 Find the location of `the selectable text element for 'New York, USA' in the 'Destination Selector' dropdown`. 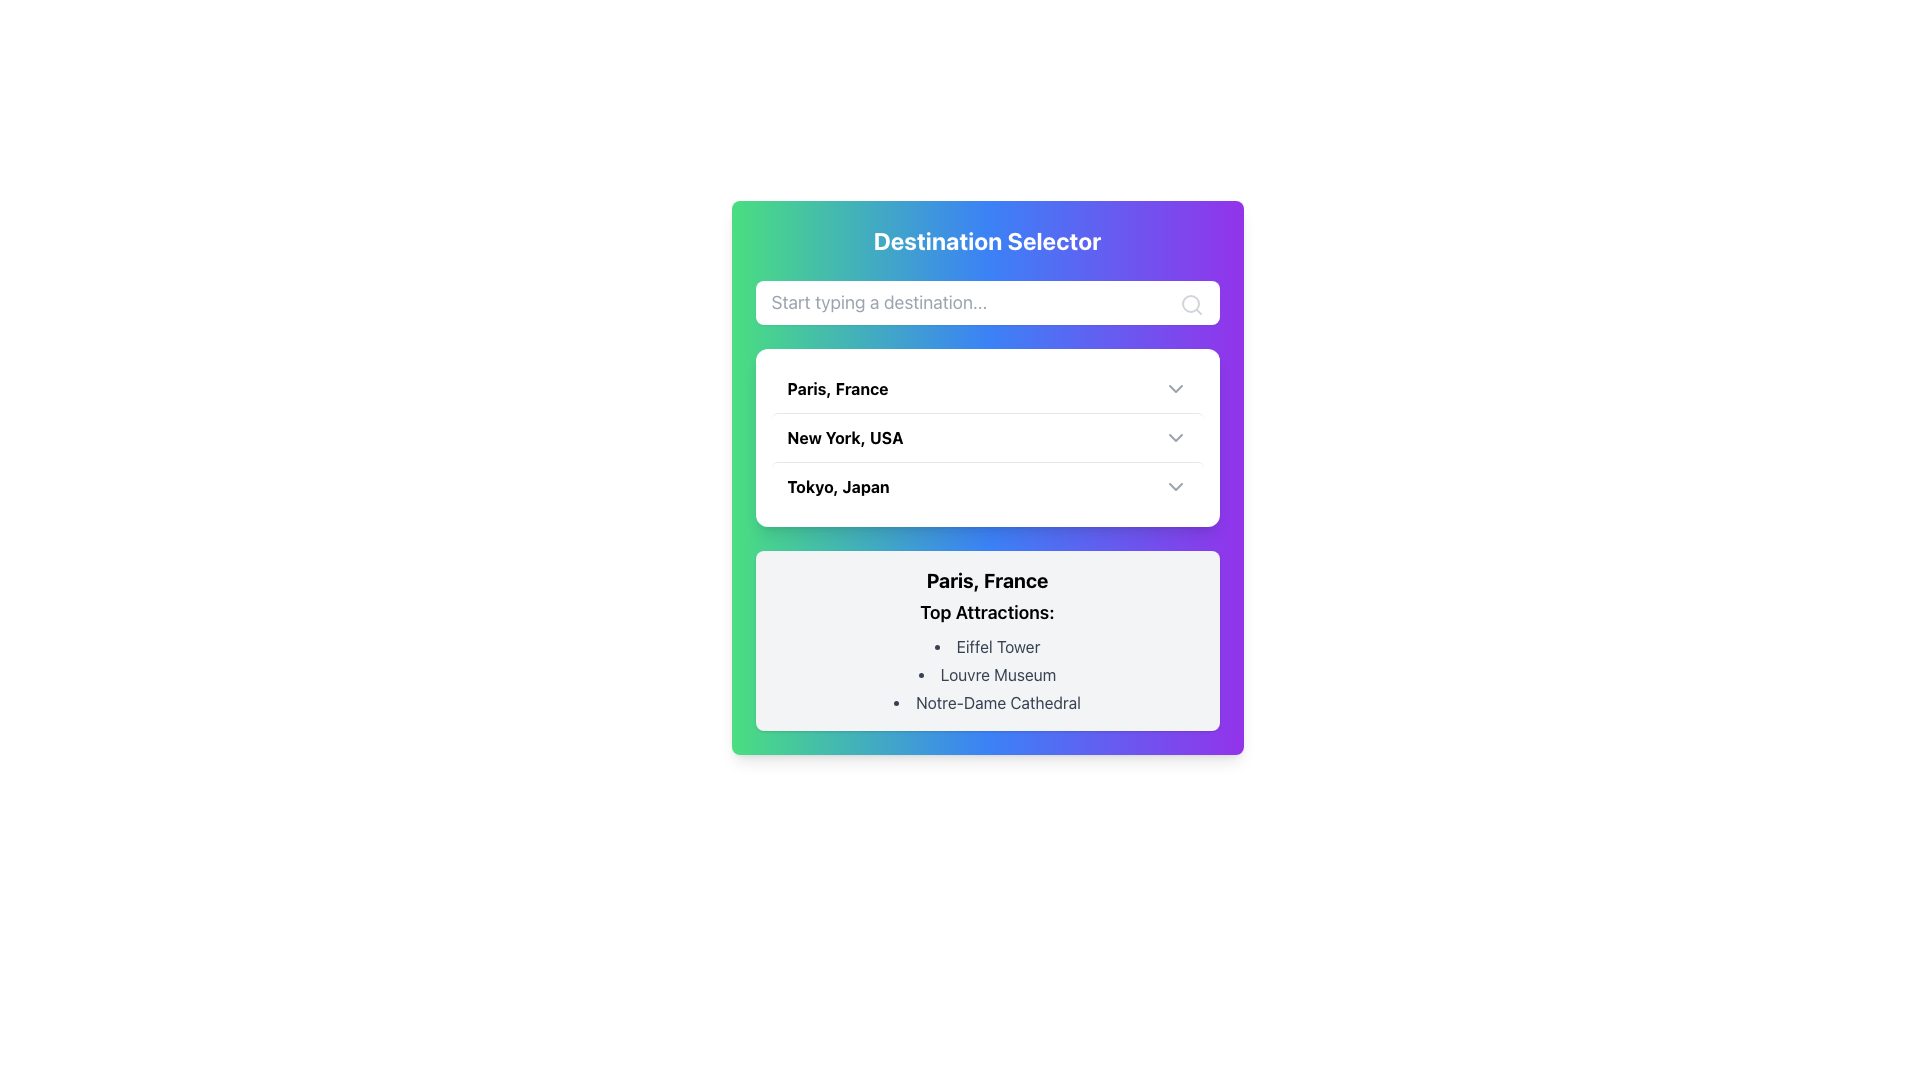

the selectable text element for 'New York, USA' in the 'Destination Selector' dropdown is located at coordinates (845, 437).